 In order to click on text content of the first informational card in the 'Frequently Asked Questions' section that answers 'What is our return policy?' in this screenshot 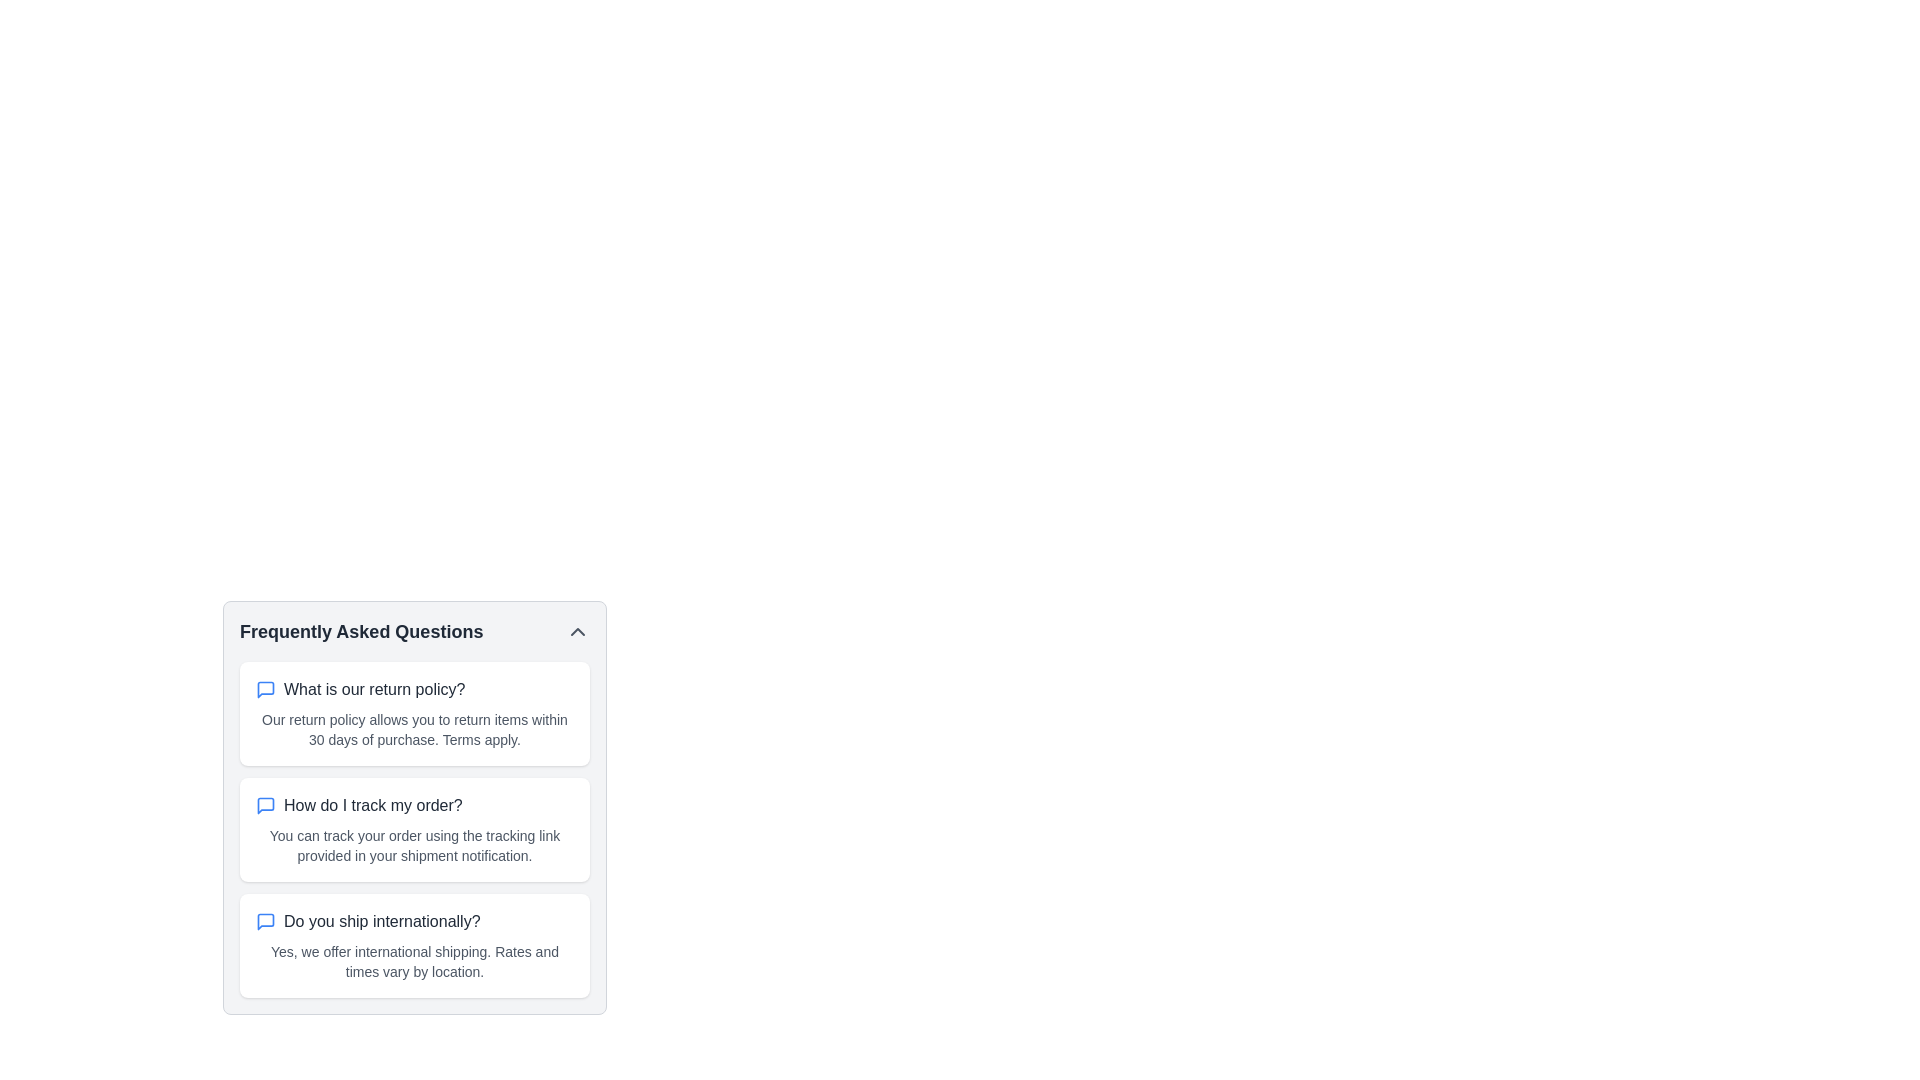, I will do `click(413, 712)`.